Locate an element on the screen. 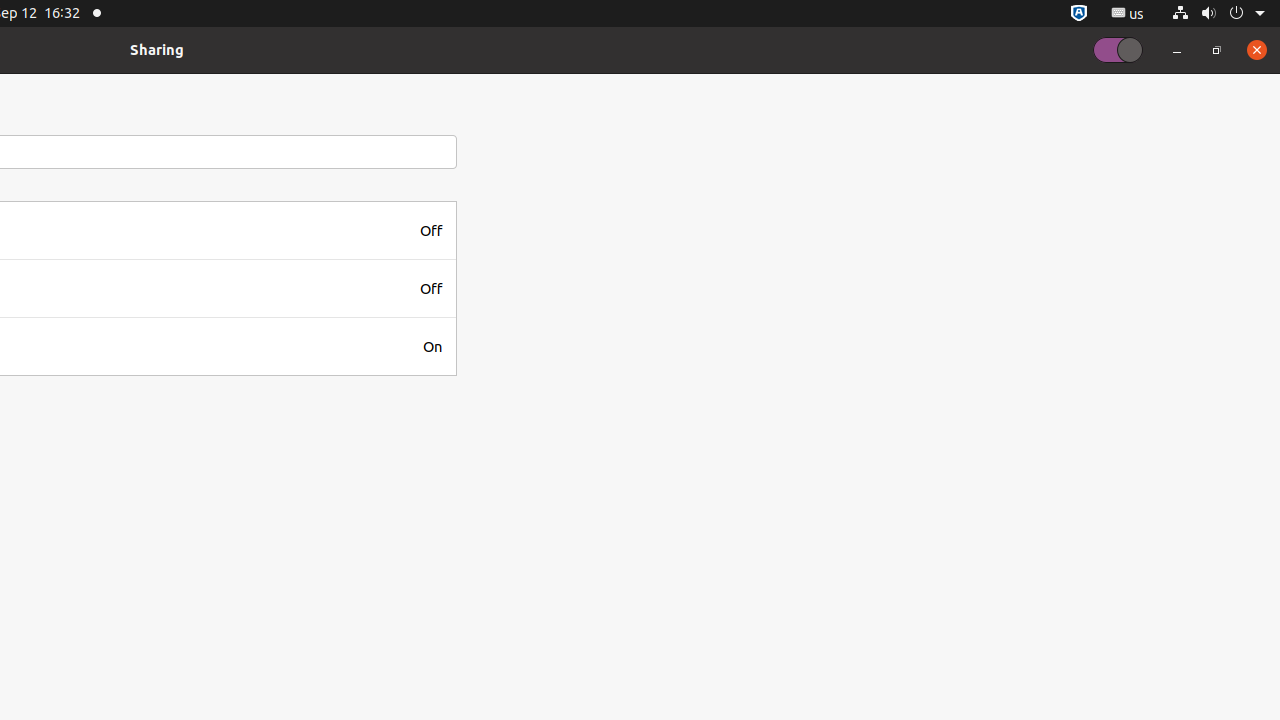 This screenshot has width=1280, height=720. 'Sharing' is located at coordinates (156, 48).